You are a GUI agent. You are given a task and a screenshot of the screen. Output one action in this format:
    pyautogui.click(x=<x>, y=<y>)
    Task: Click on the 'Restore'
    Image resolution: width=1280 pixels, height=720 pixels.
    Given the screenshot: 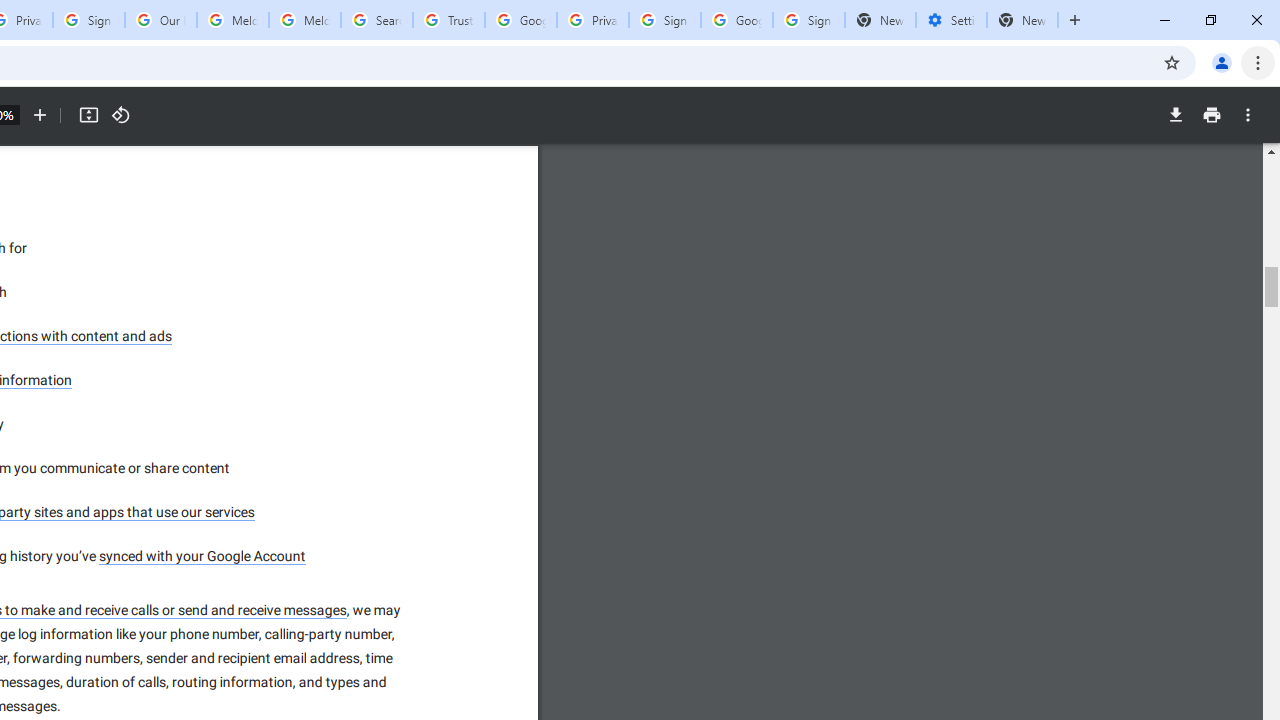 What is the action you would take?
    pyautogui.click(x=1209, y=20)
    